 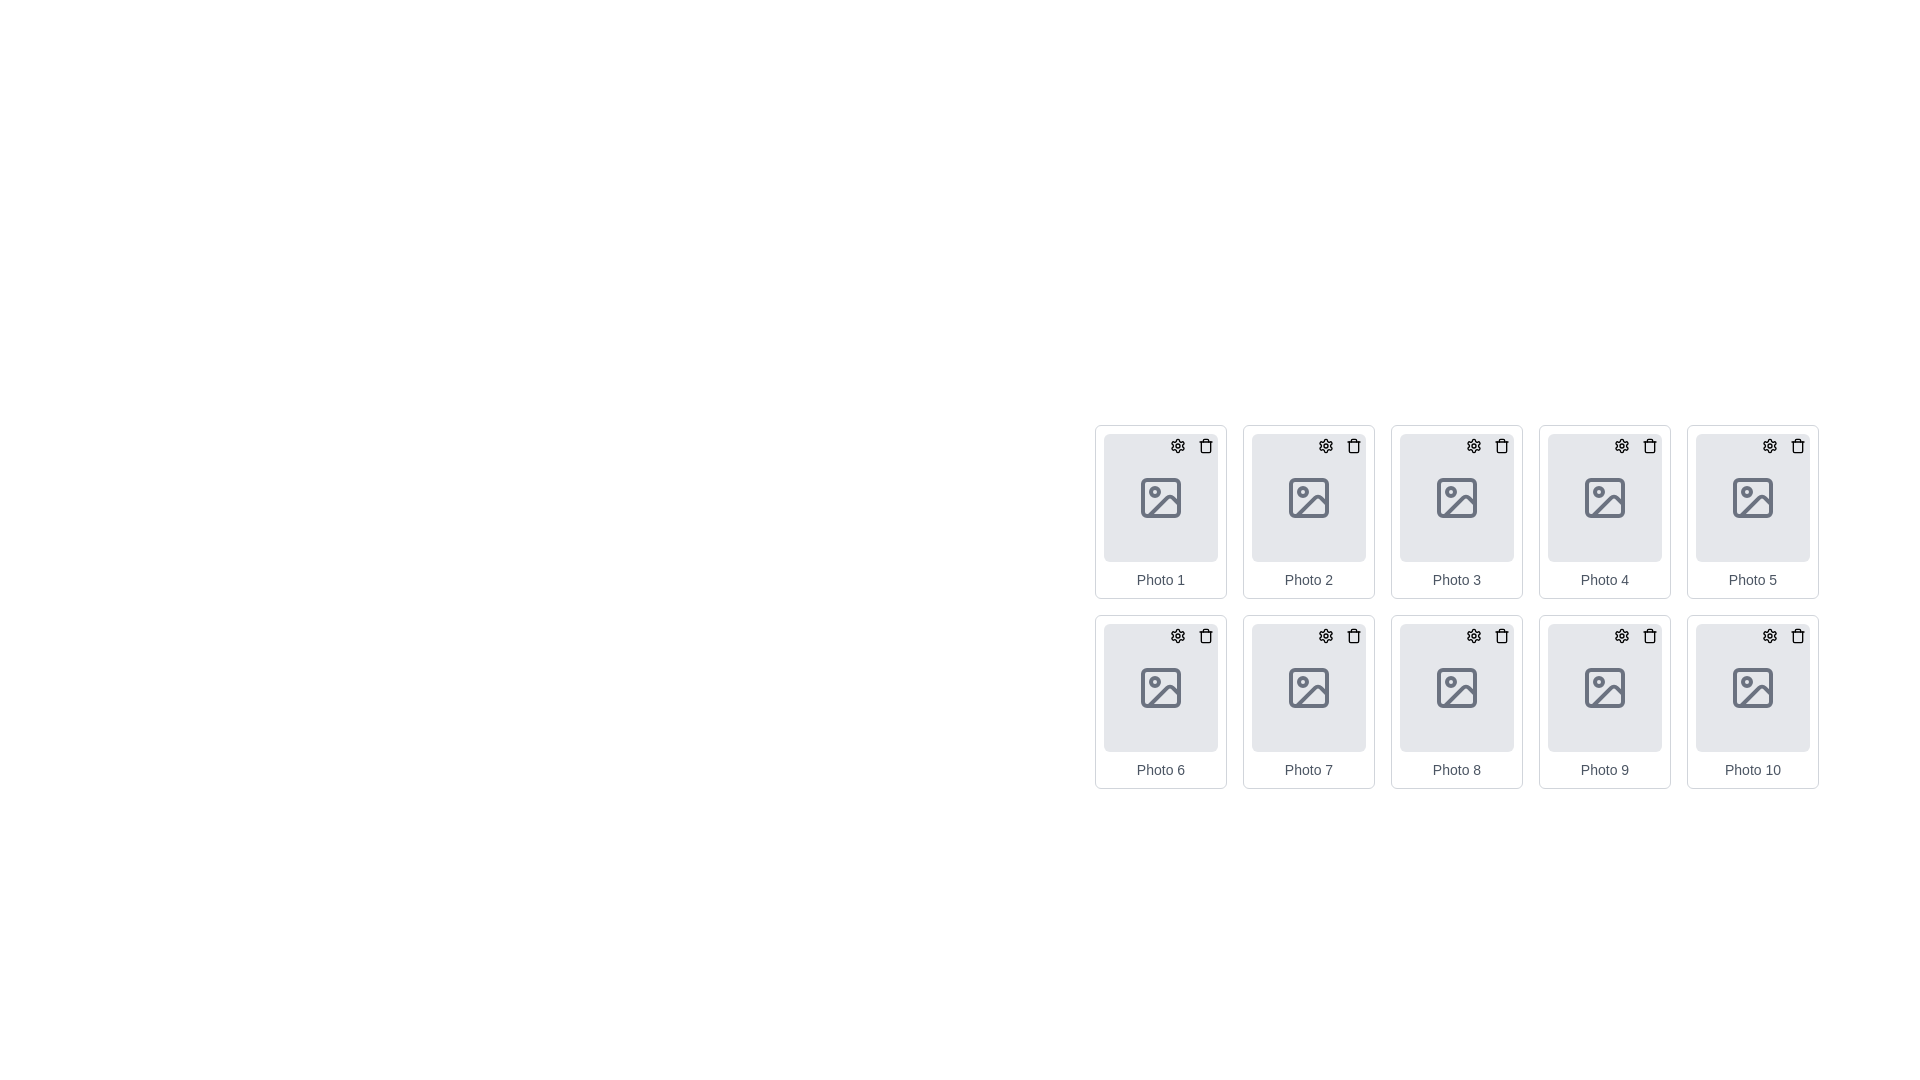 What do you see at coordinates (1473, 636) in the screenshot?
I see `the gear icon located in the toolbar at the top of the 'Photo 8' card` at bounding box center [1473, 636].